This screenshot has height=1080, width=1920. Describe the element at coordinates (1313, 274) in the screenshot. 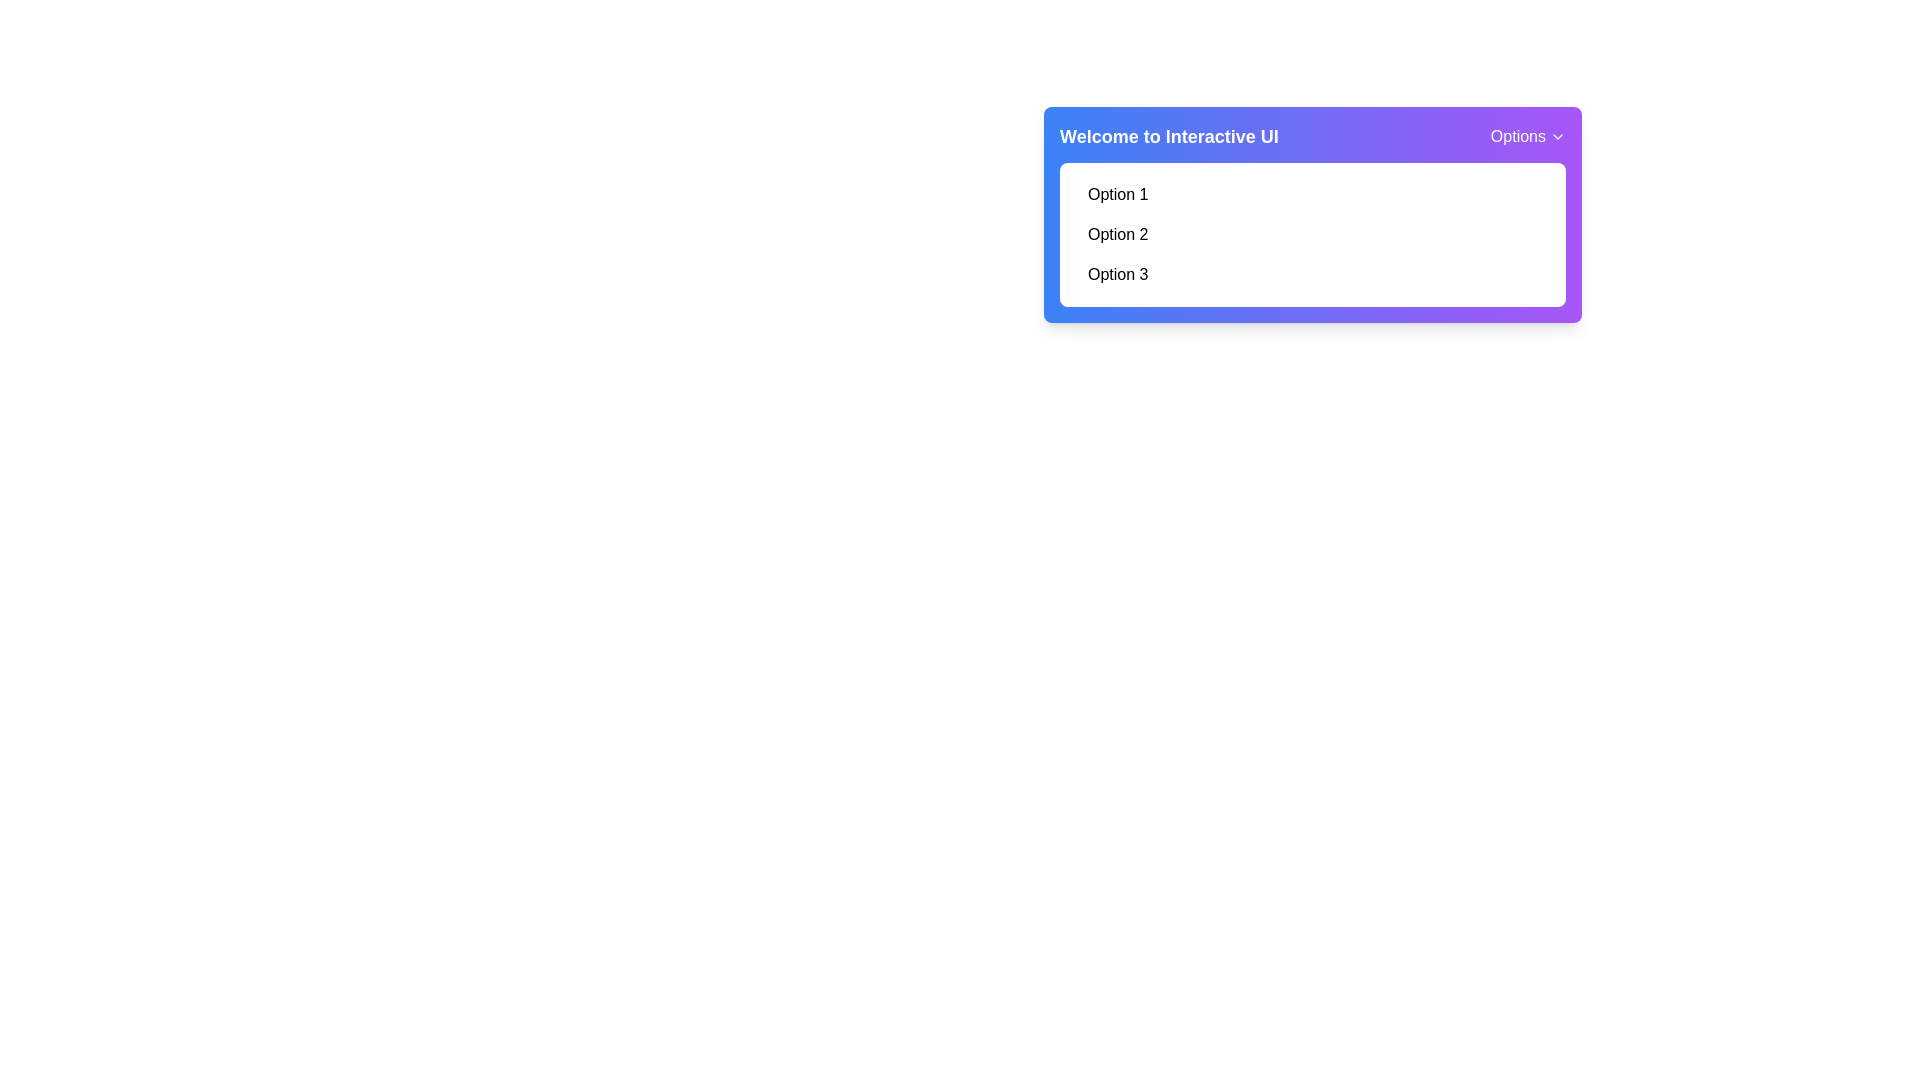

I see `the button labeled 'Option 3', which is the third item in a vertical list of options` at that location.